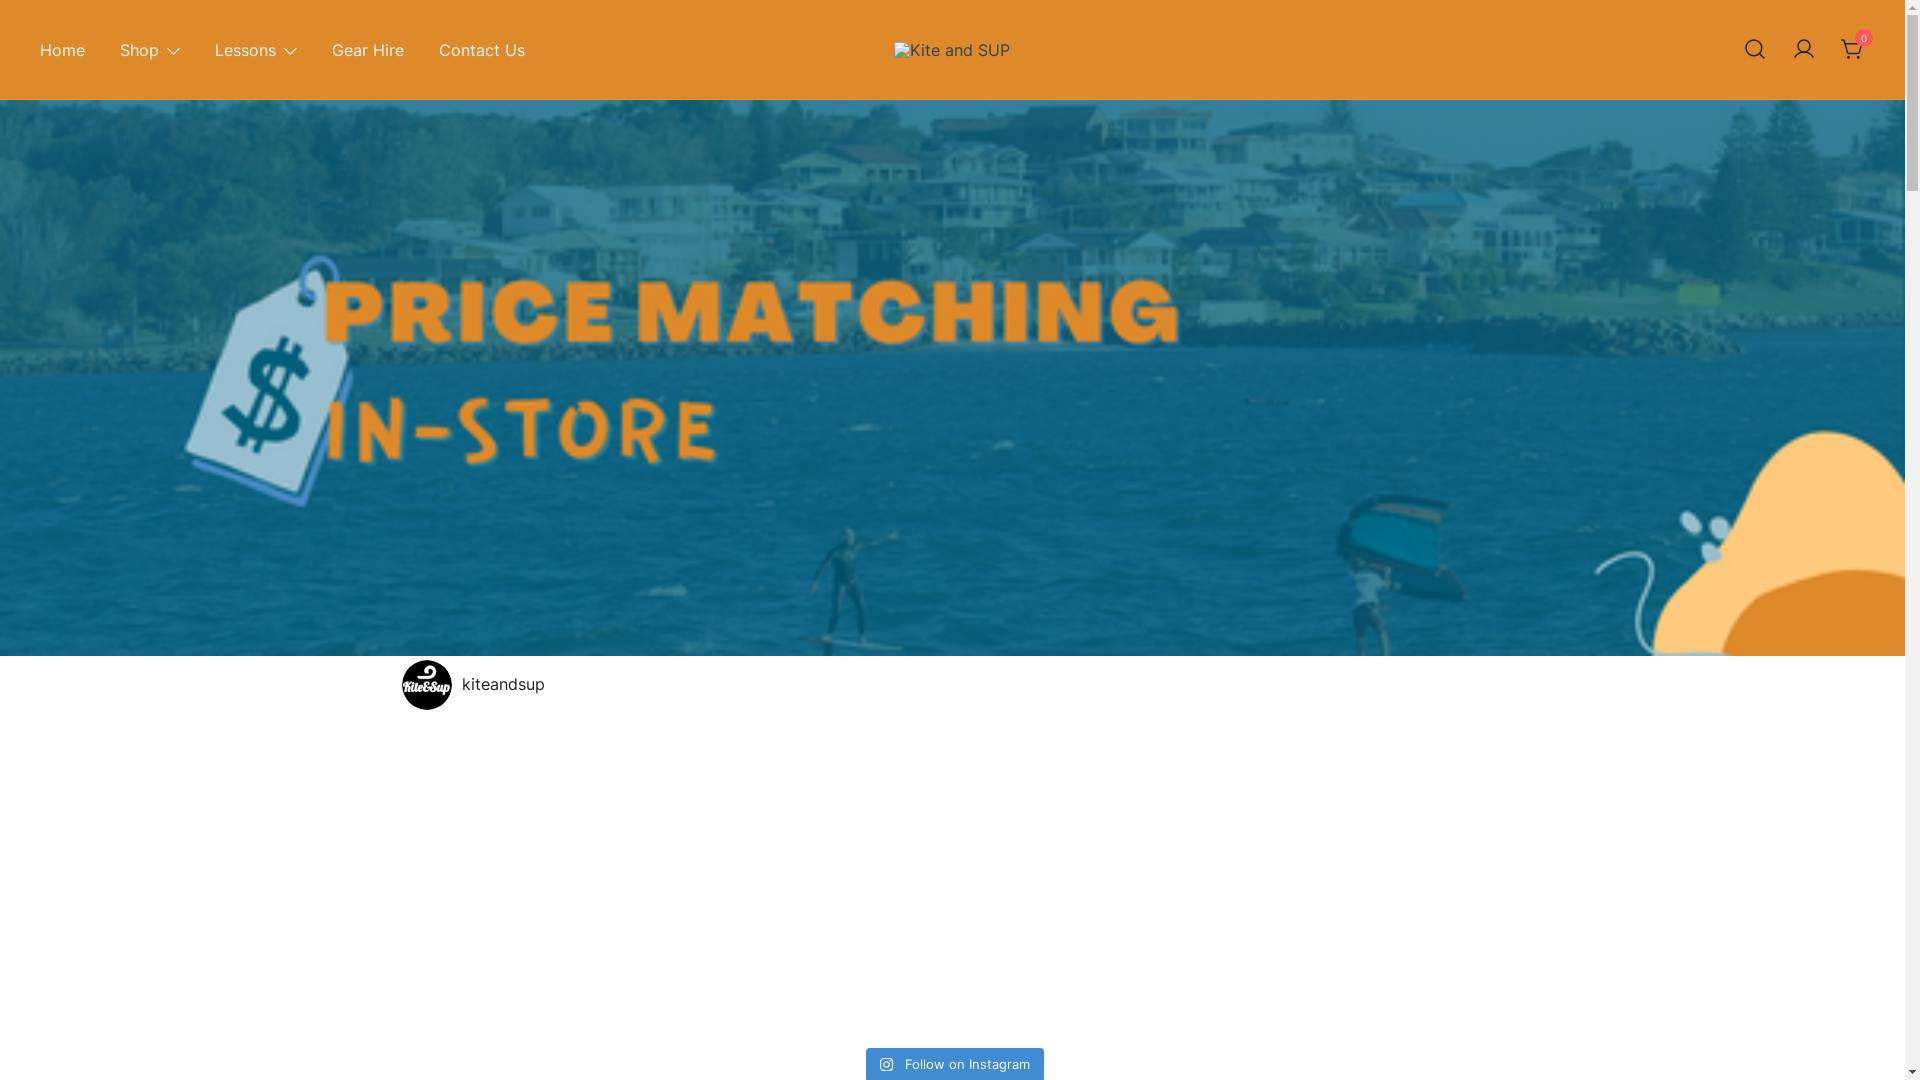  What do you see at coordinates (437, 49) in the screenshot?
I see `'Contact Us'` at bounding box center [437, 49].